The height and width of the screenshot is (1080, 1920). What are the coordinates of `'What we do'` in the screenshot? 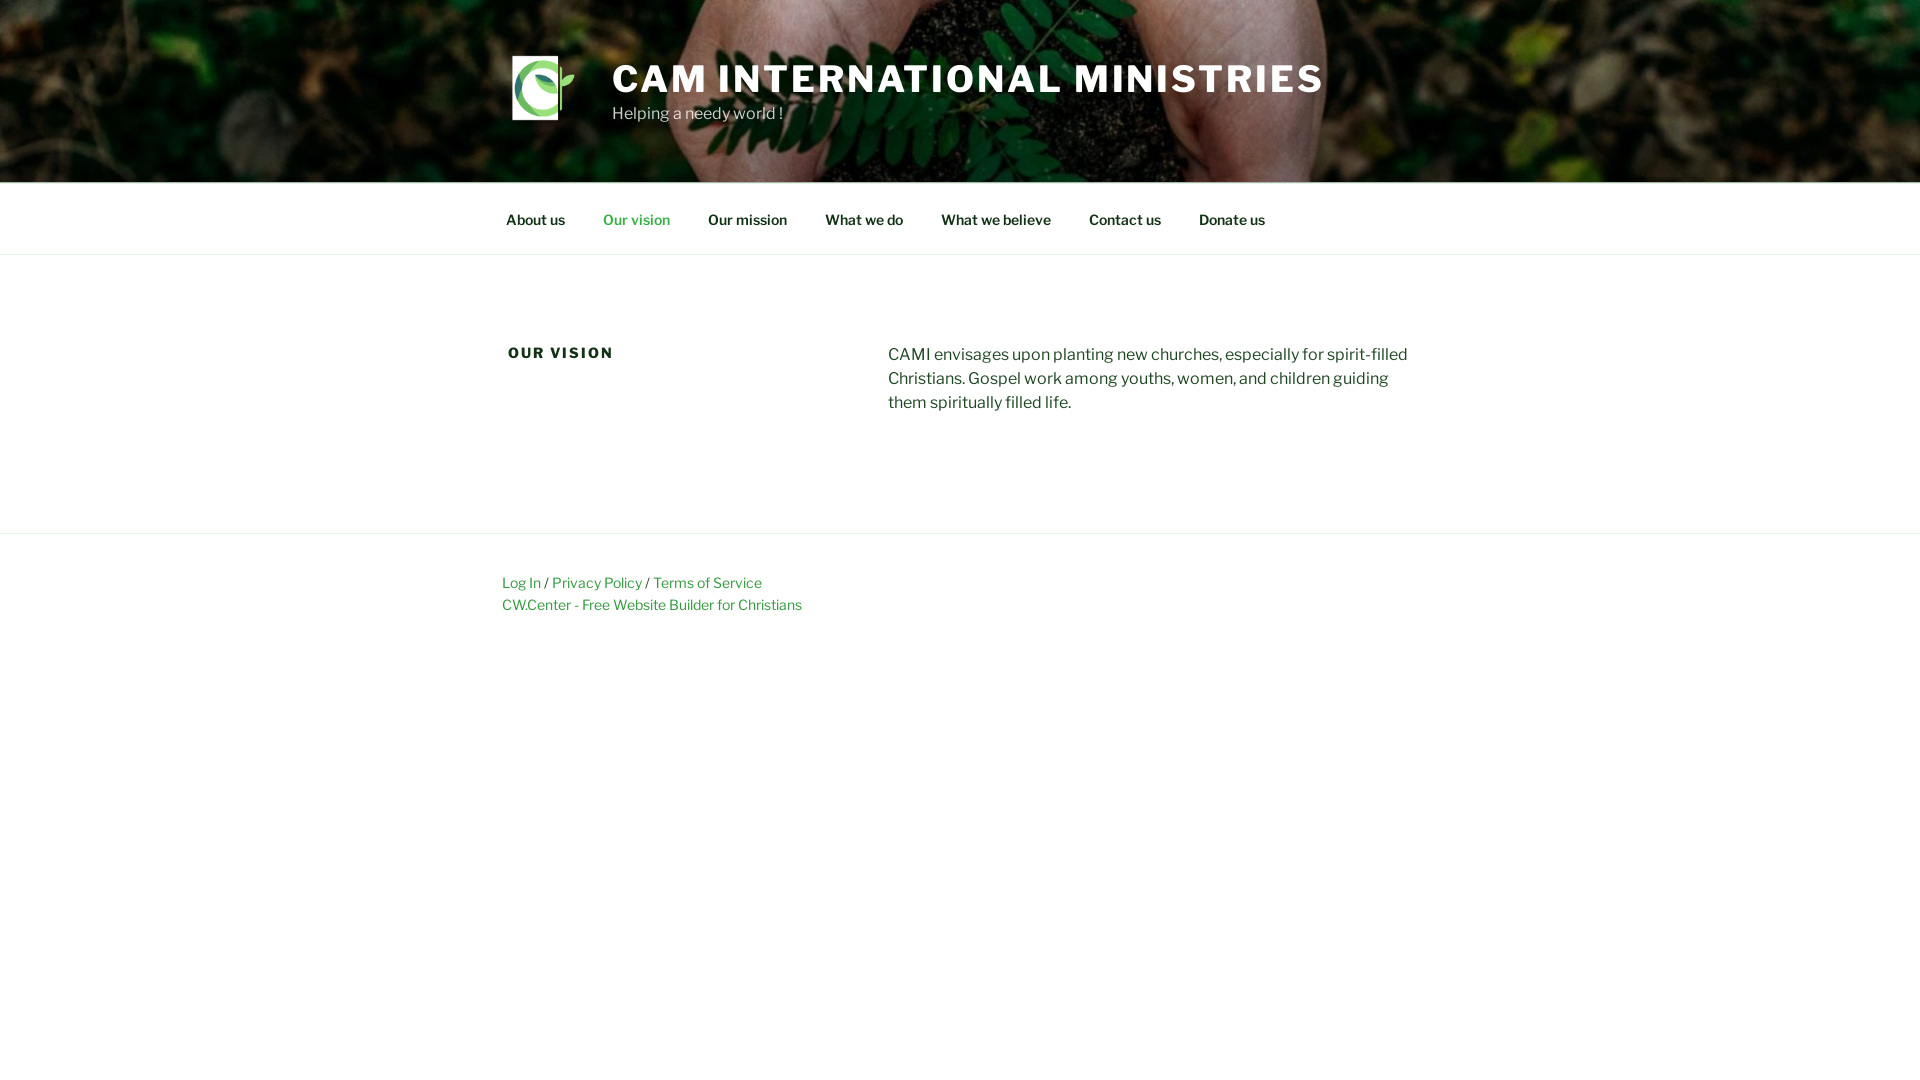 It's located at (806, 218).